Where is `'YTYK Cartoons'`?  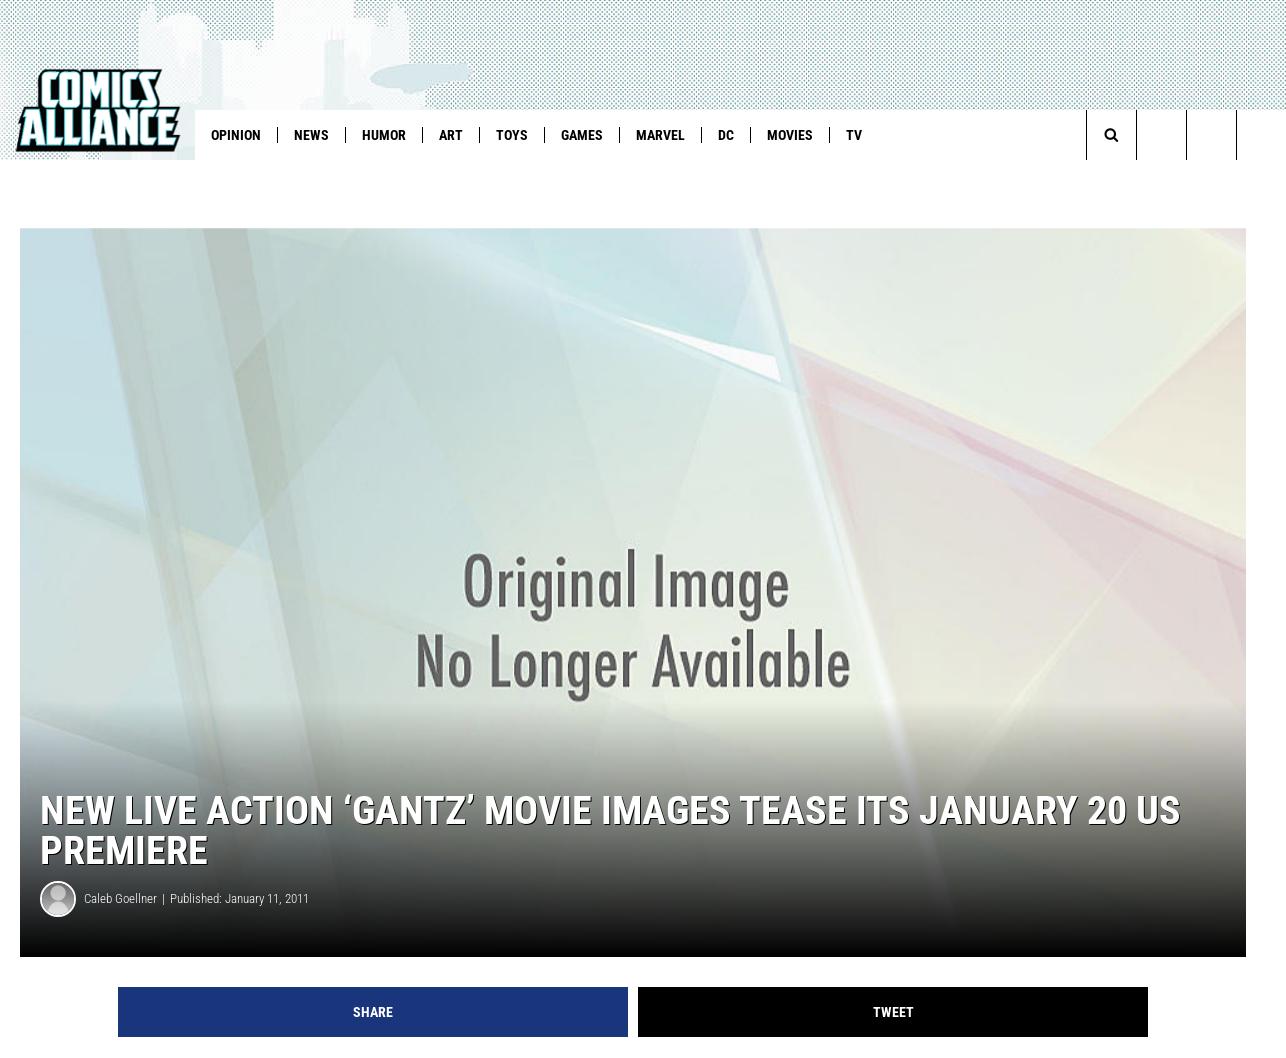 'YTYK Cartoons' is located at coordinates (654, 175).